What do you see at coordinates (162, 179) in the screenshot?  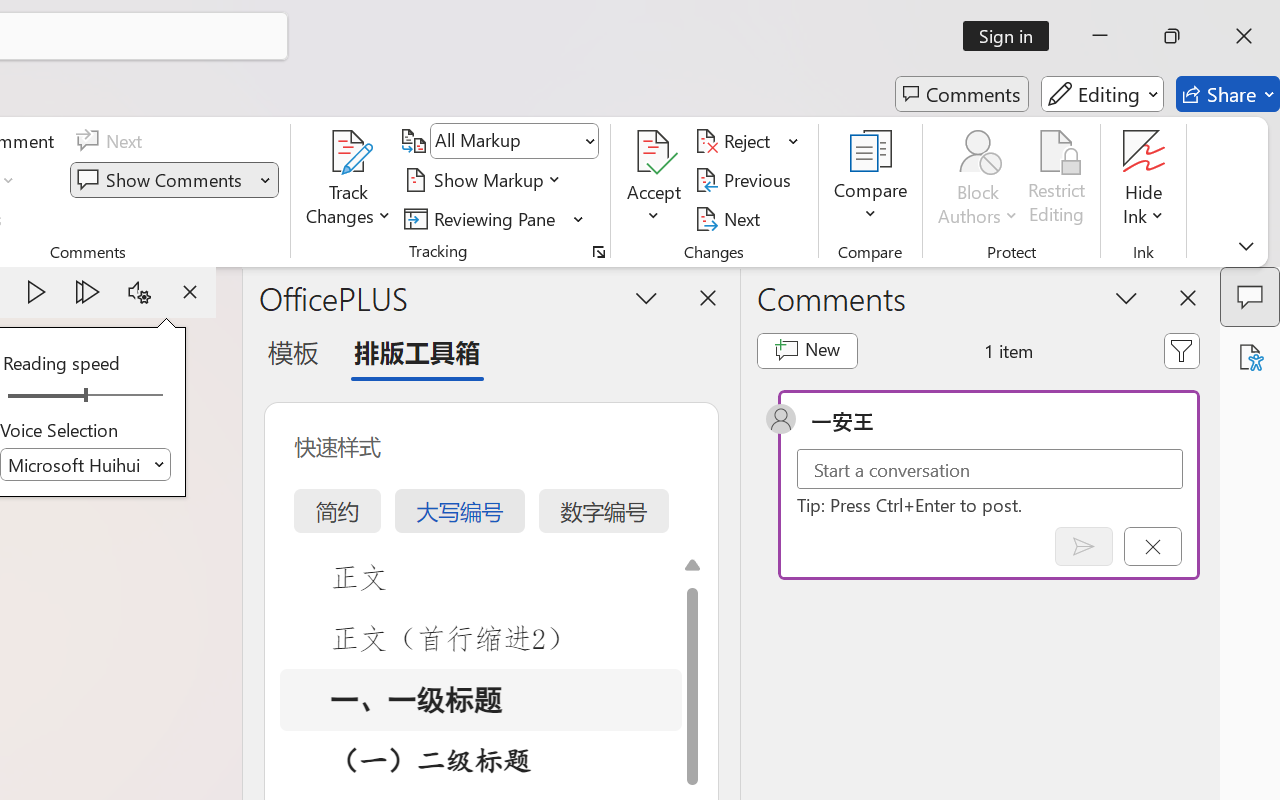 I see `'Show Comments'` at bounding box center [162, 179].